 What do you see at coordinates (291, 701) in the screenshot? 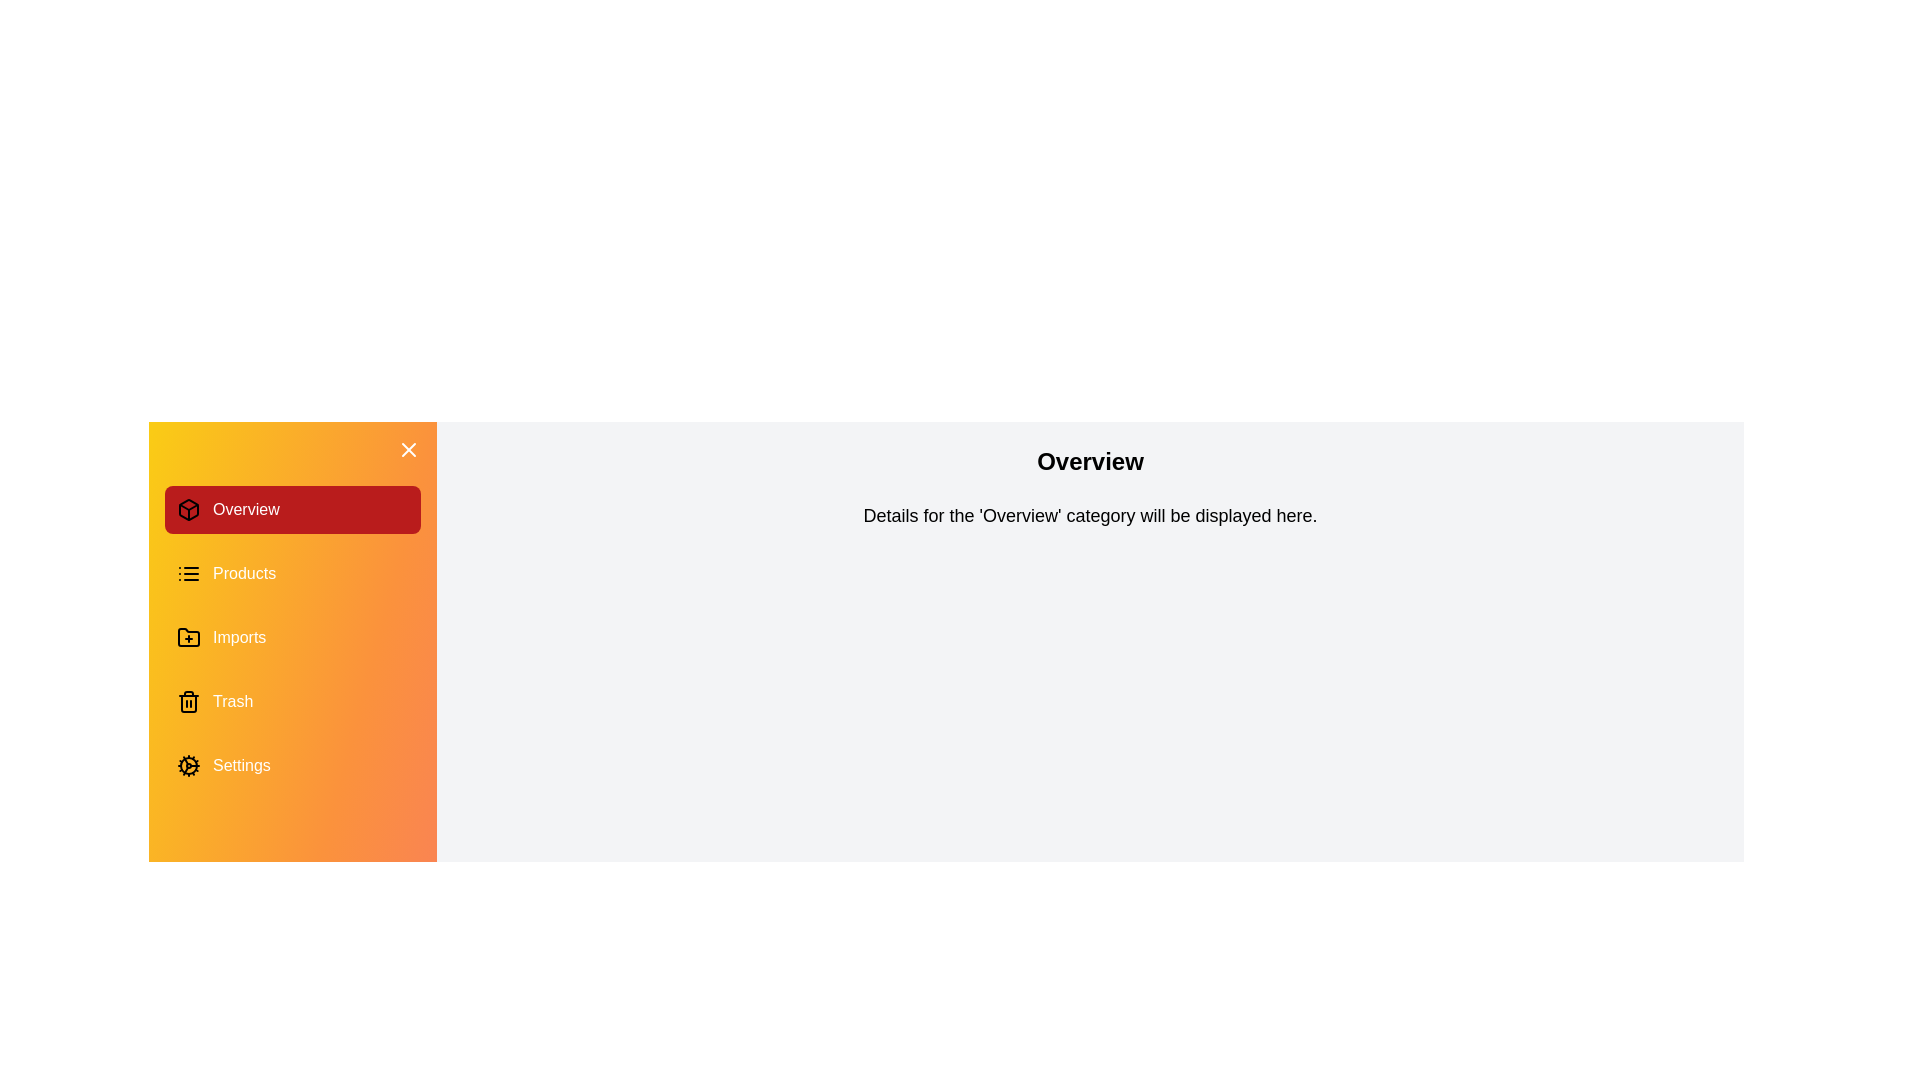
I see `the category item Trash to observe the hover effect` at bounding box center [291, 701].